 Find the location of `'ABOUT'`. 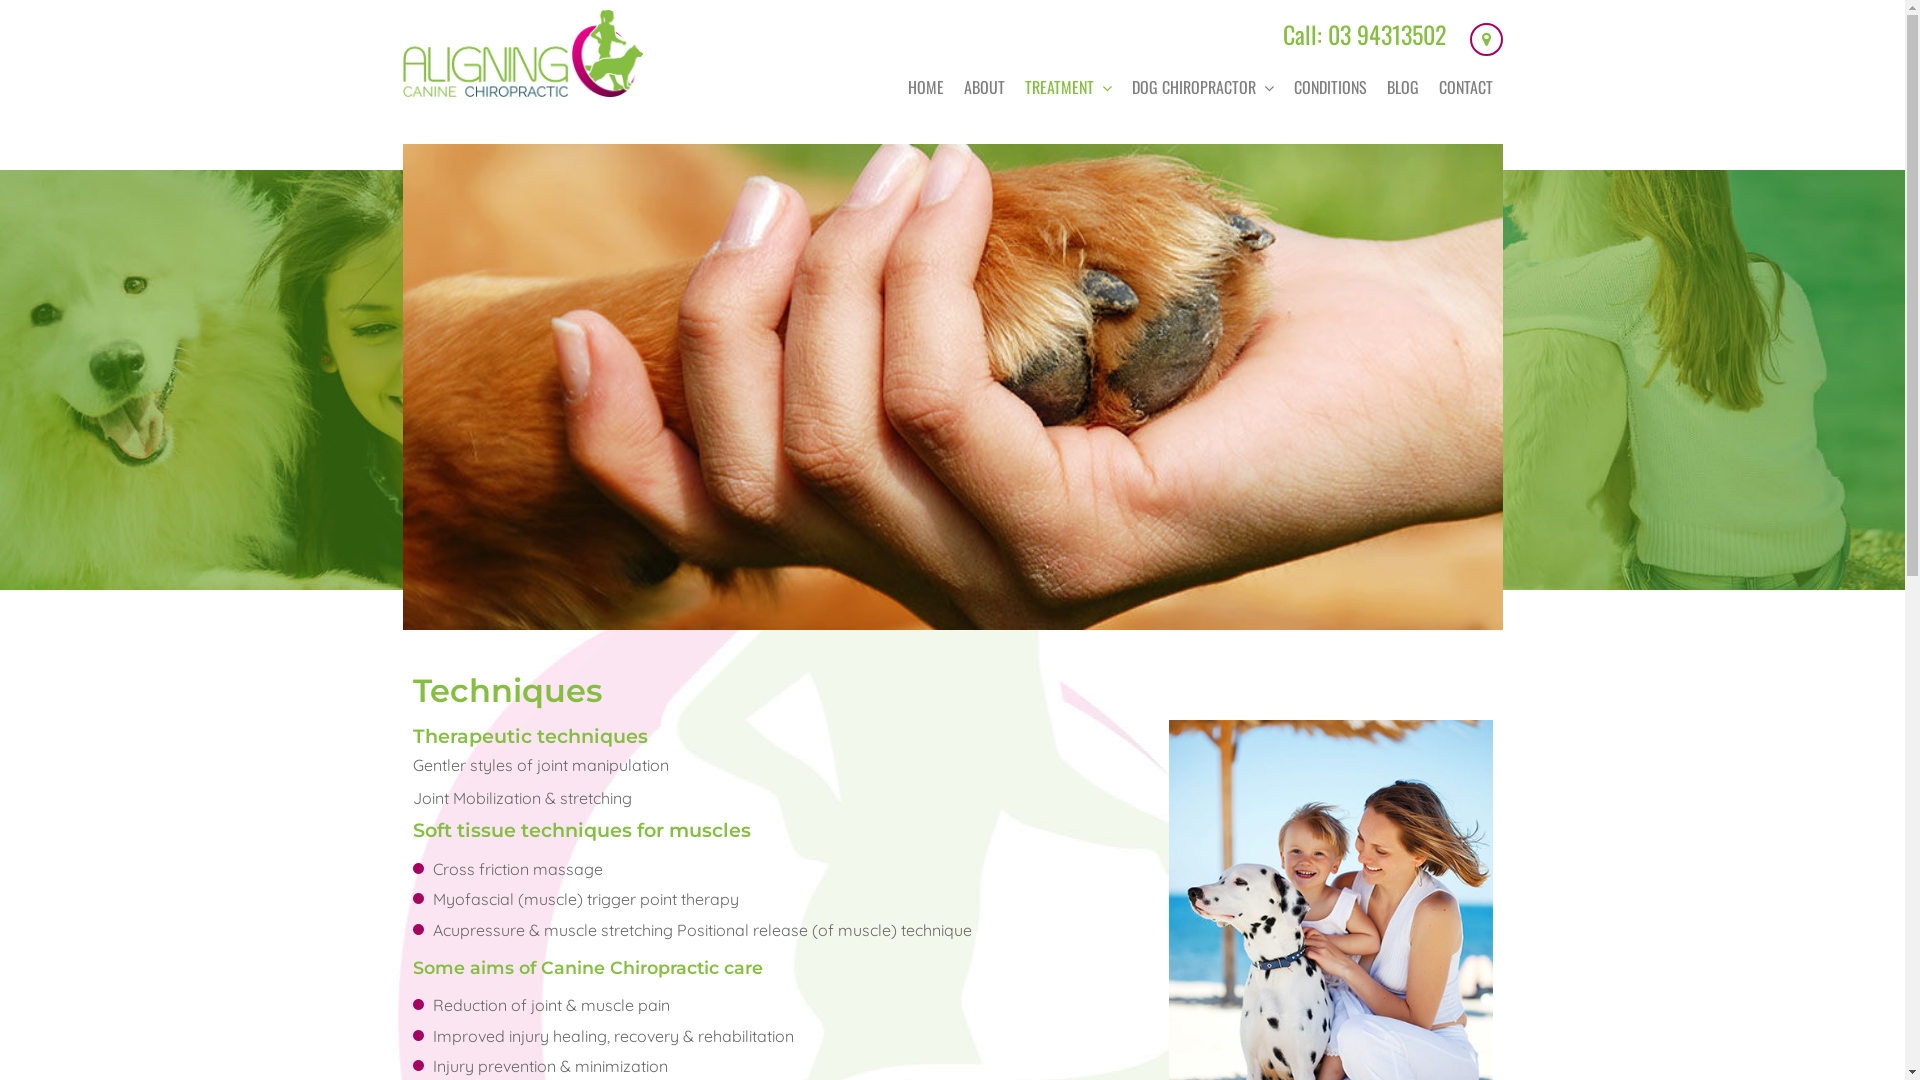

'ABOUT' is located at coordinates (984, 86).